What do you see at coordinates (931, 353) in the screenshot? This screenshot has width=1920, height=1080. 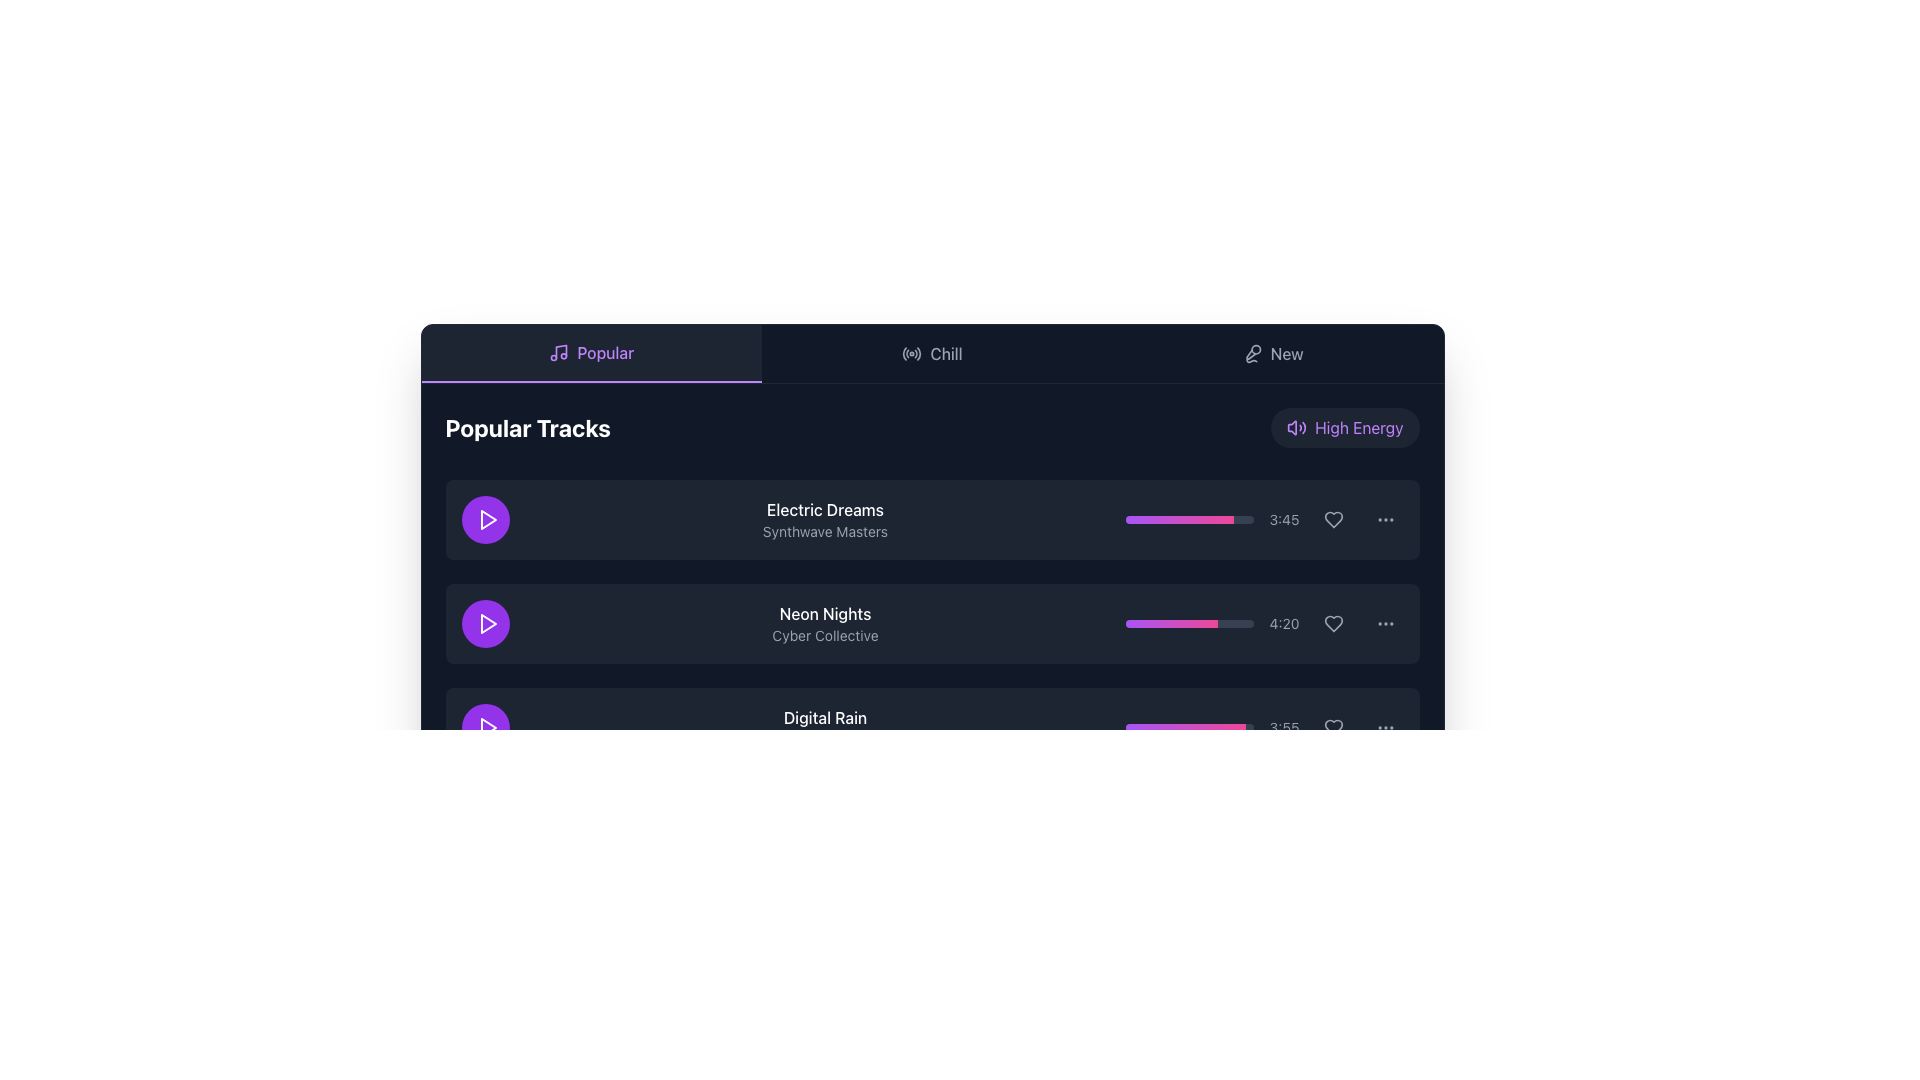 I see `the 'Chill' tab in the tab navigation bar to navigate` at bounding box center [931, 353].